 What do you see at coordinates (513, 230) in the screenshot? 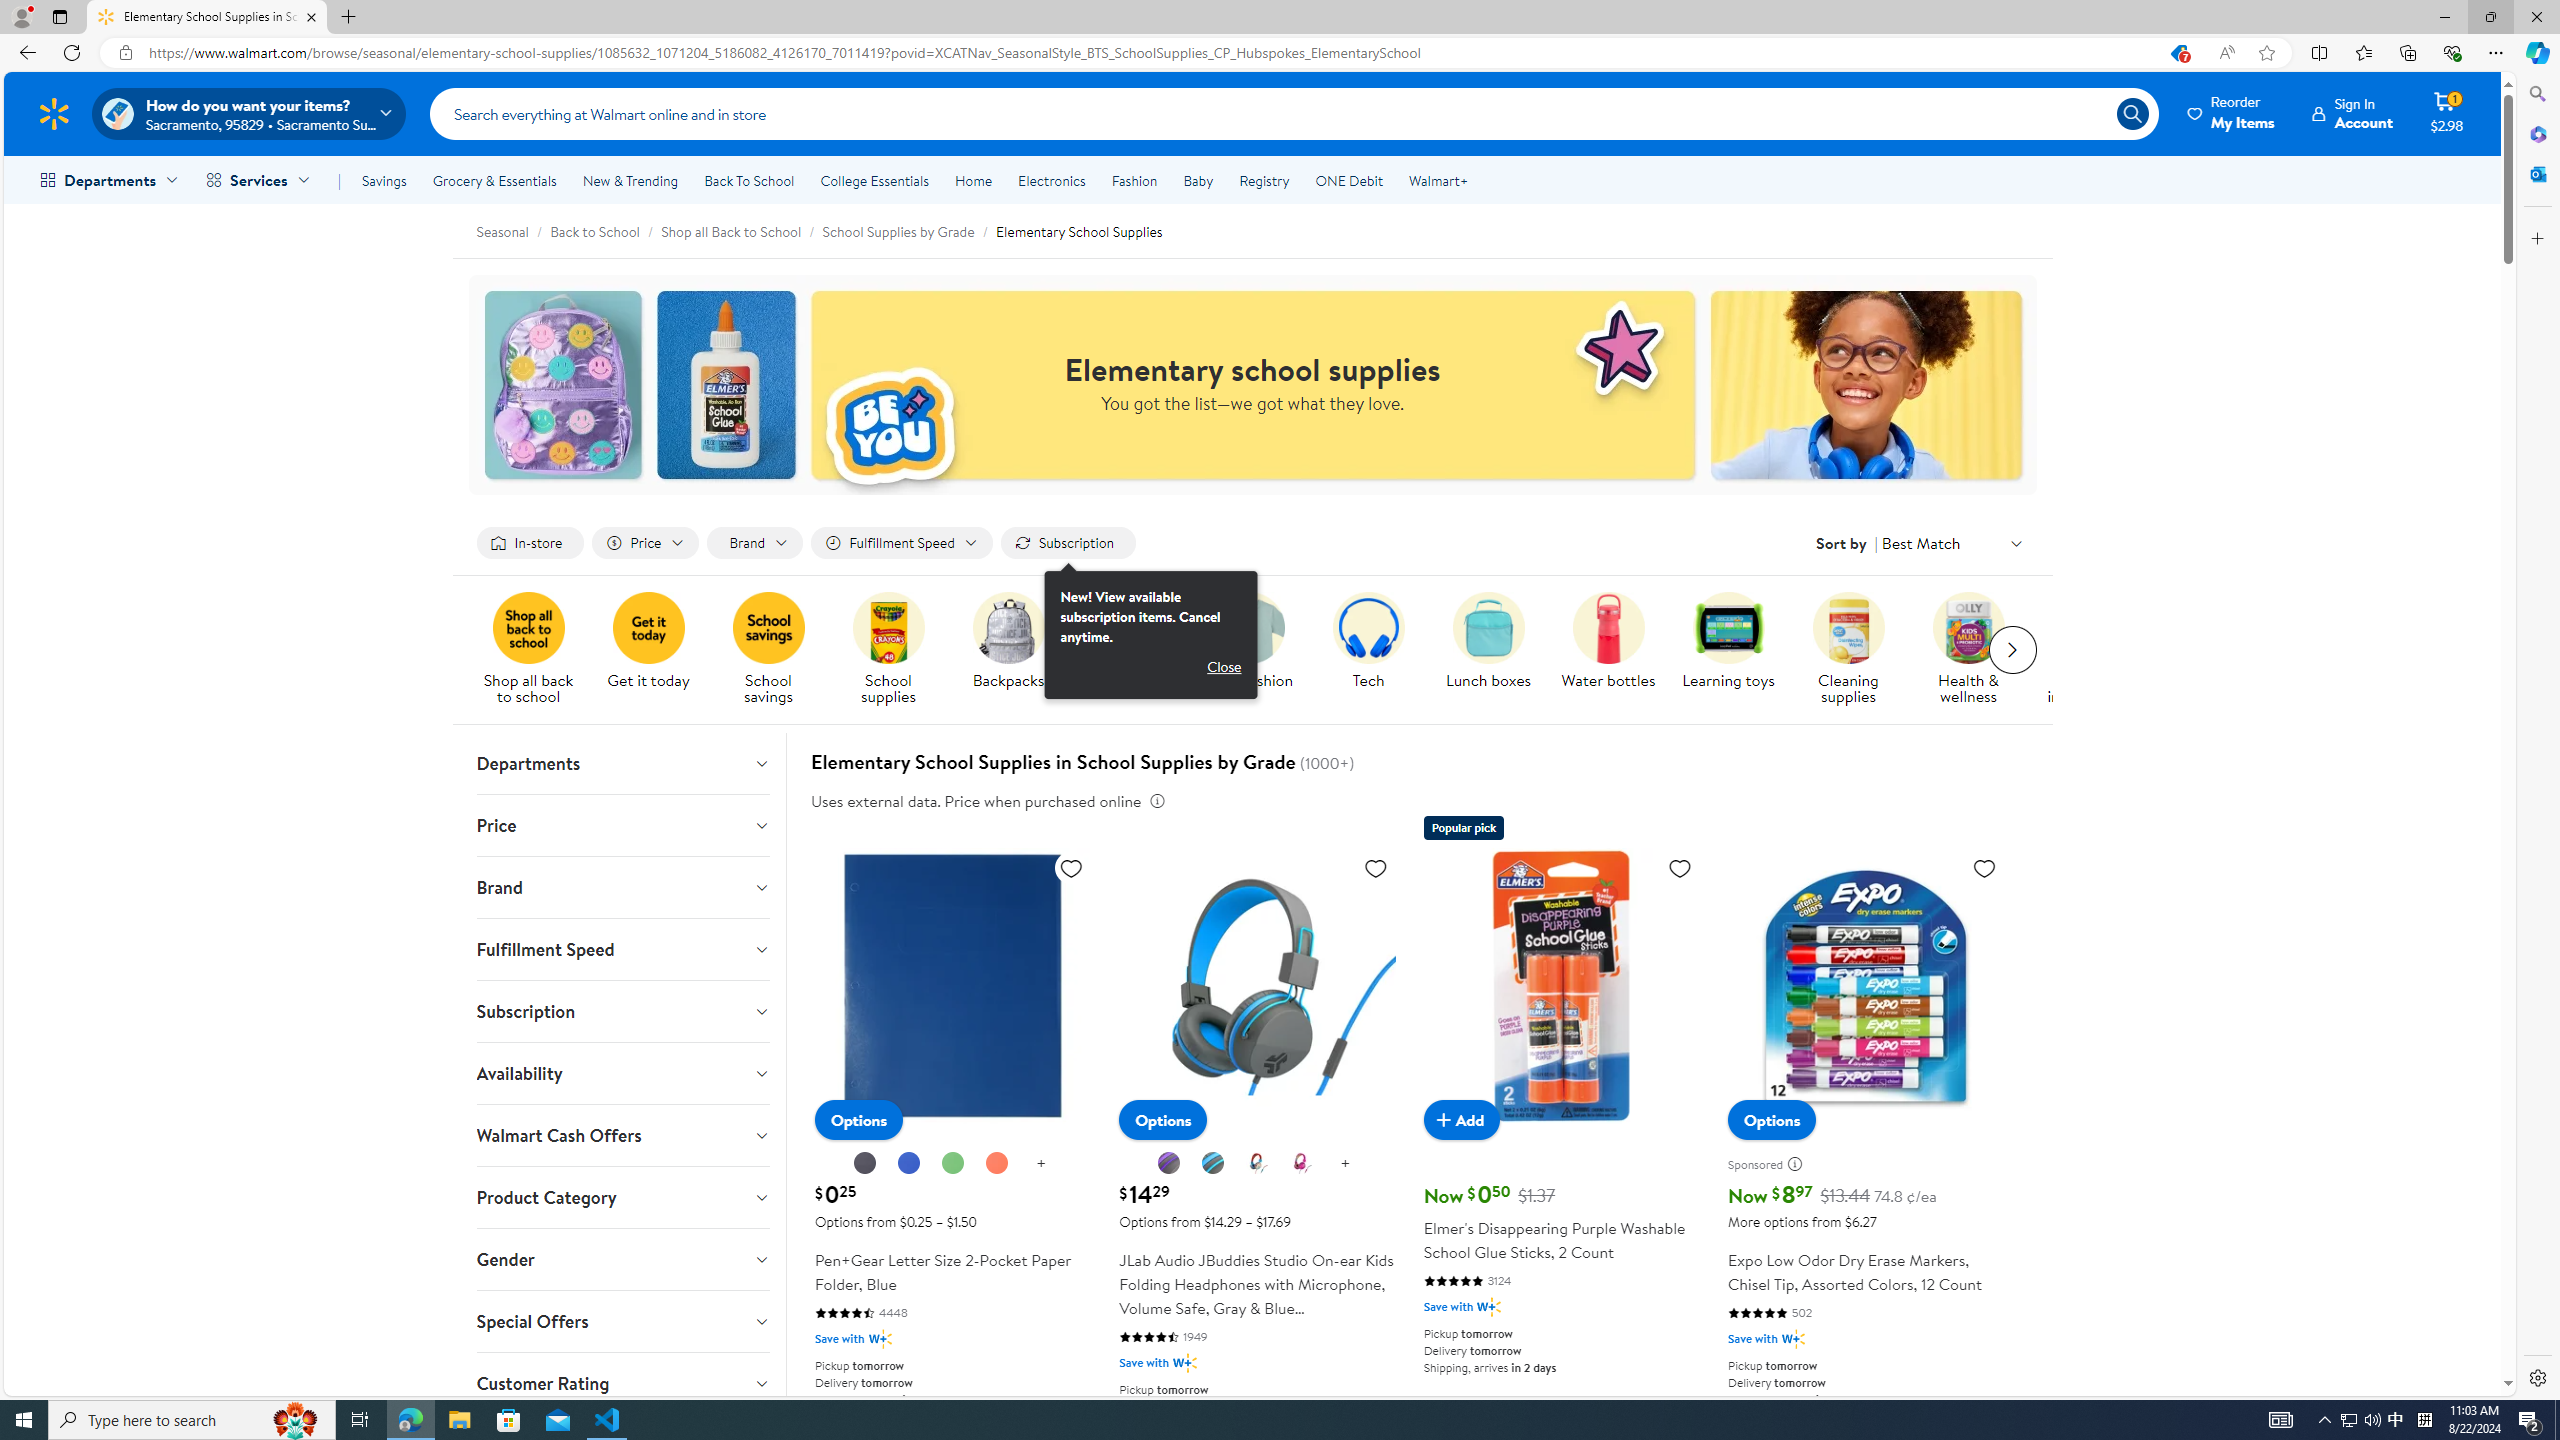
I see `'Seasonal'` at bounding box center [513, 230].